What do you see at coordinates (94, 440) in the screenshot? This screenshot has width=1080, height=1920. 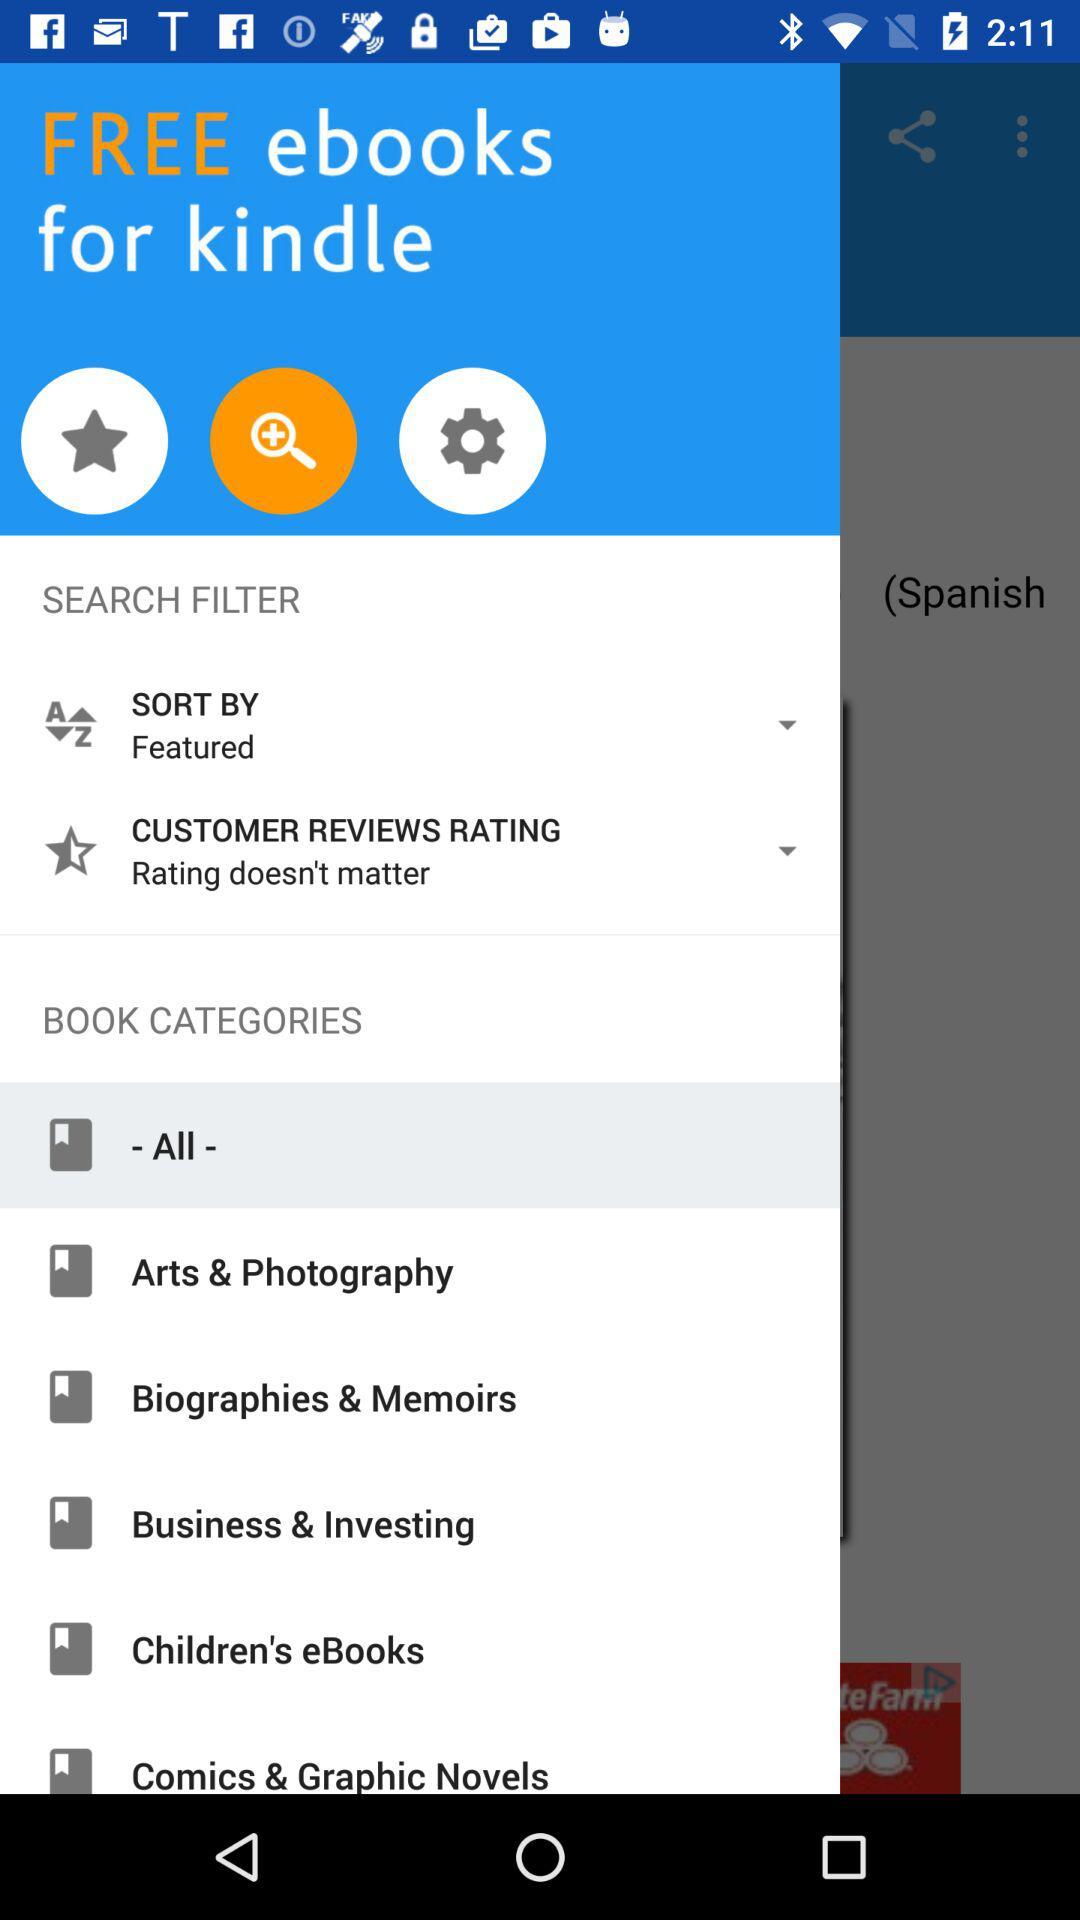 I see `fave rad` at bounding box center [94, 440].